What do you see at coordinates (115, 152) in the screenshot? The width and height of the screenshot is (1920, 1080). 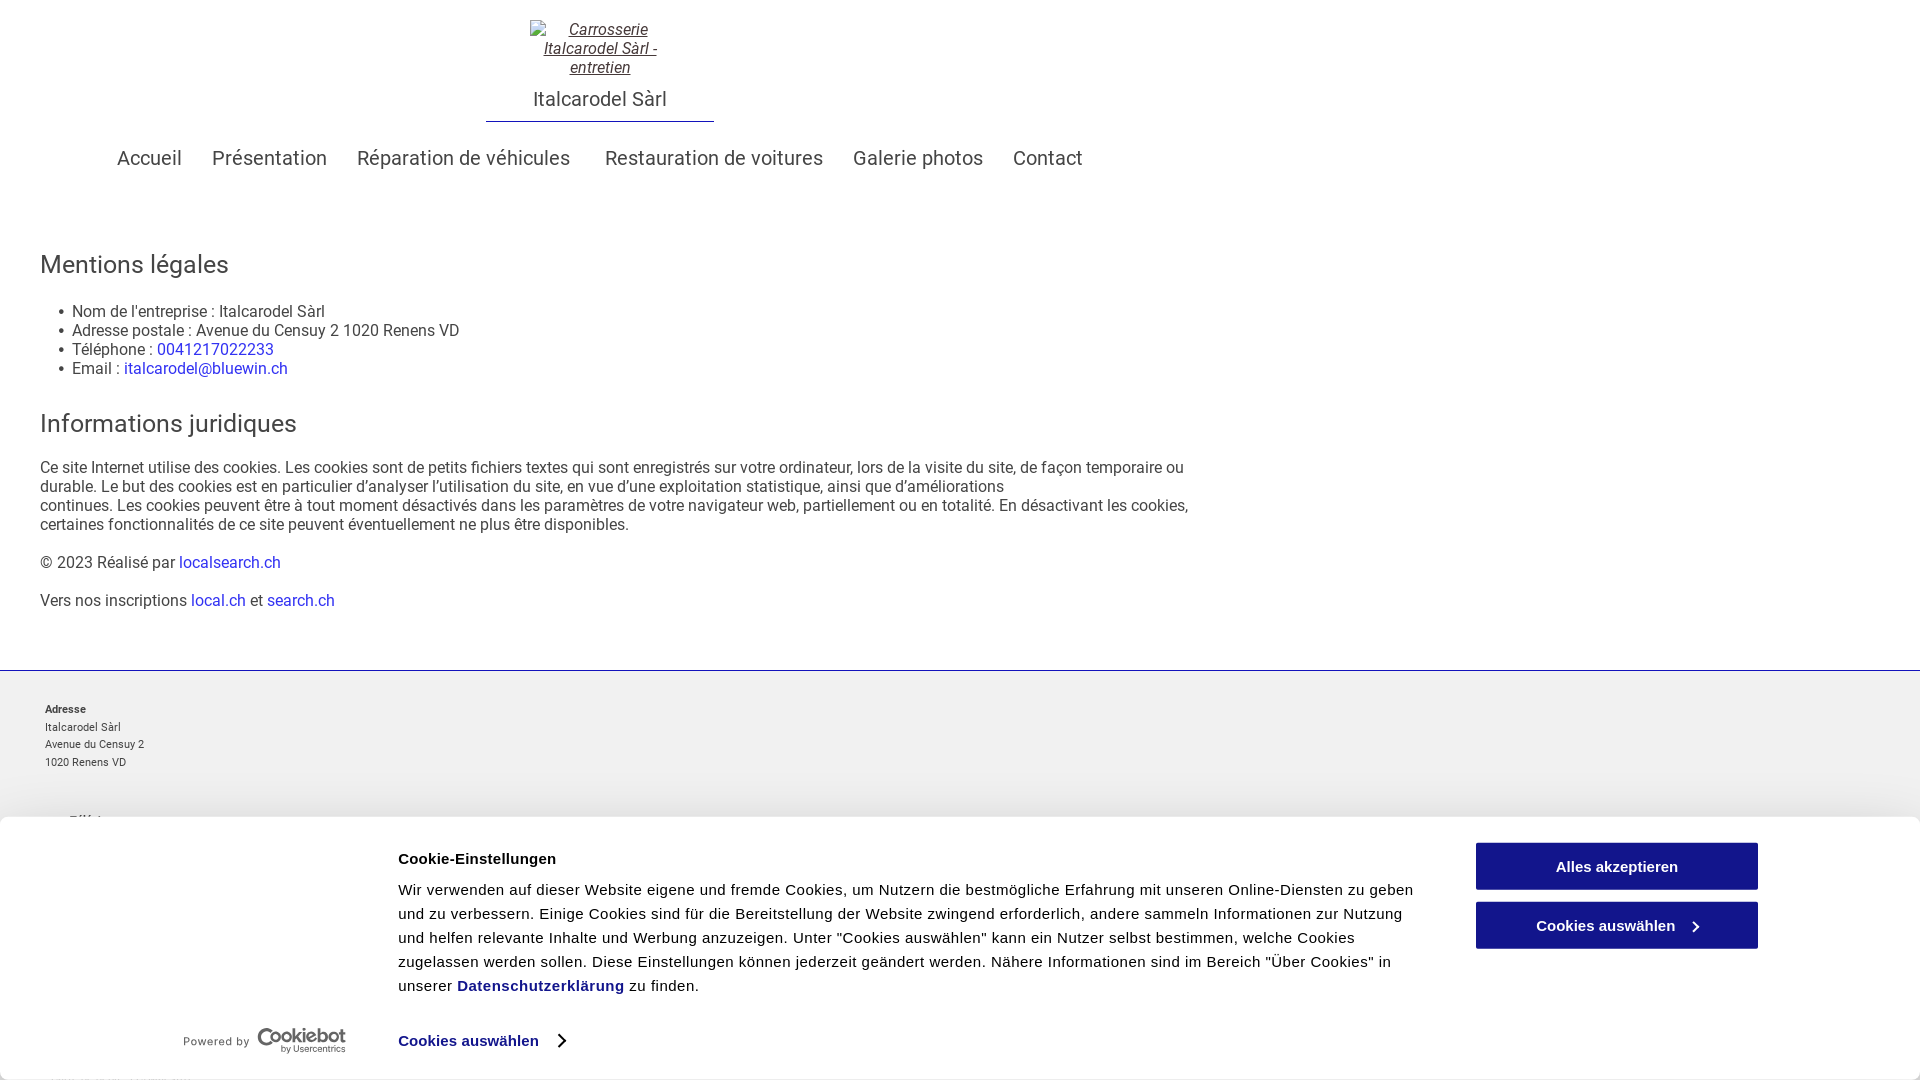 I see `'Accueil'` at bounding box center [115, 152].